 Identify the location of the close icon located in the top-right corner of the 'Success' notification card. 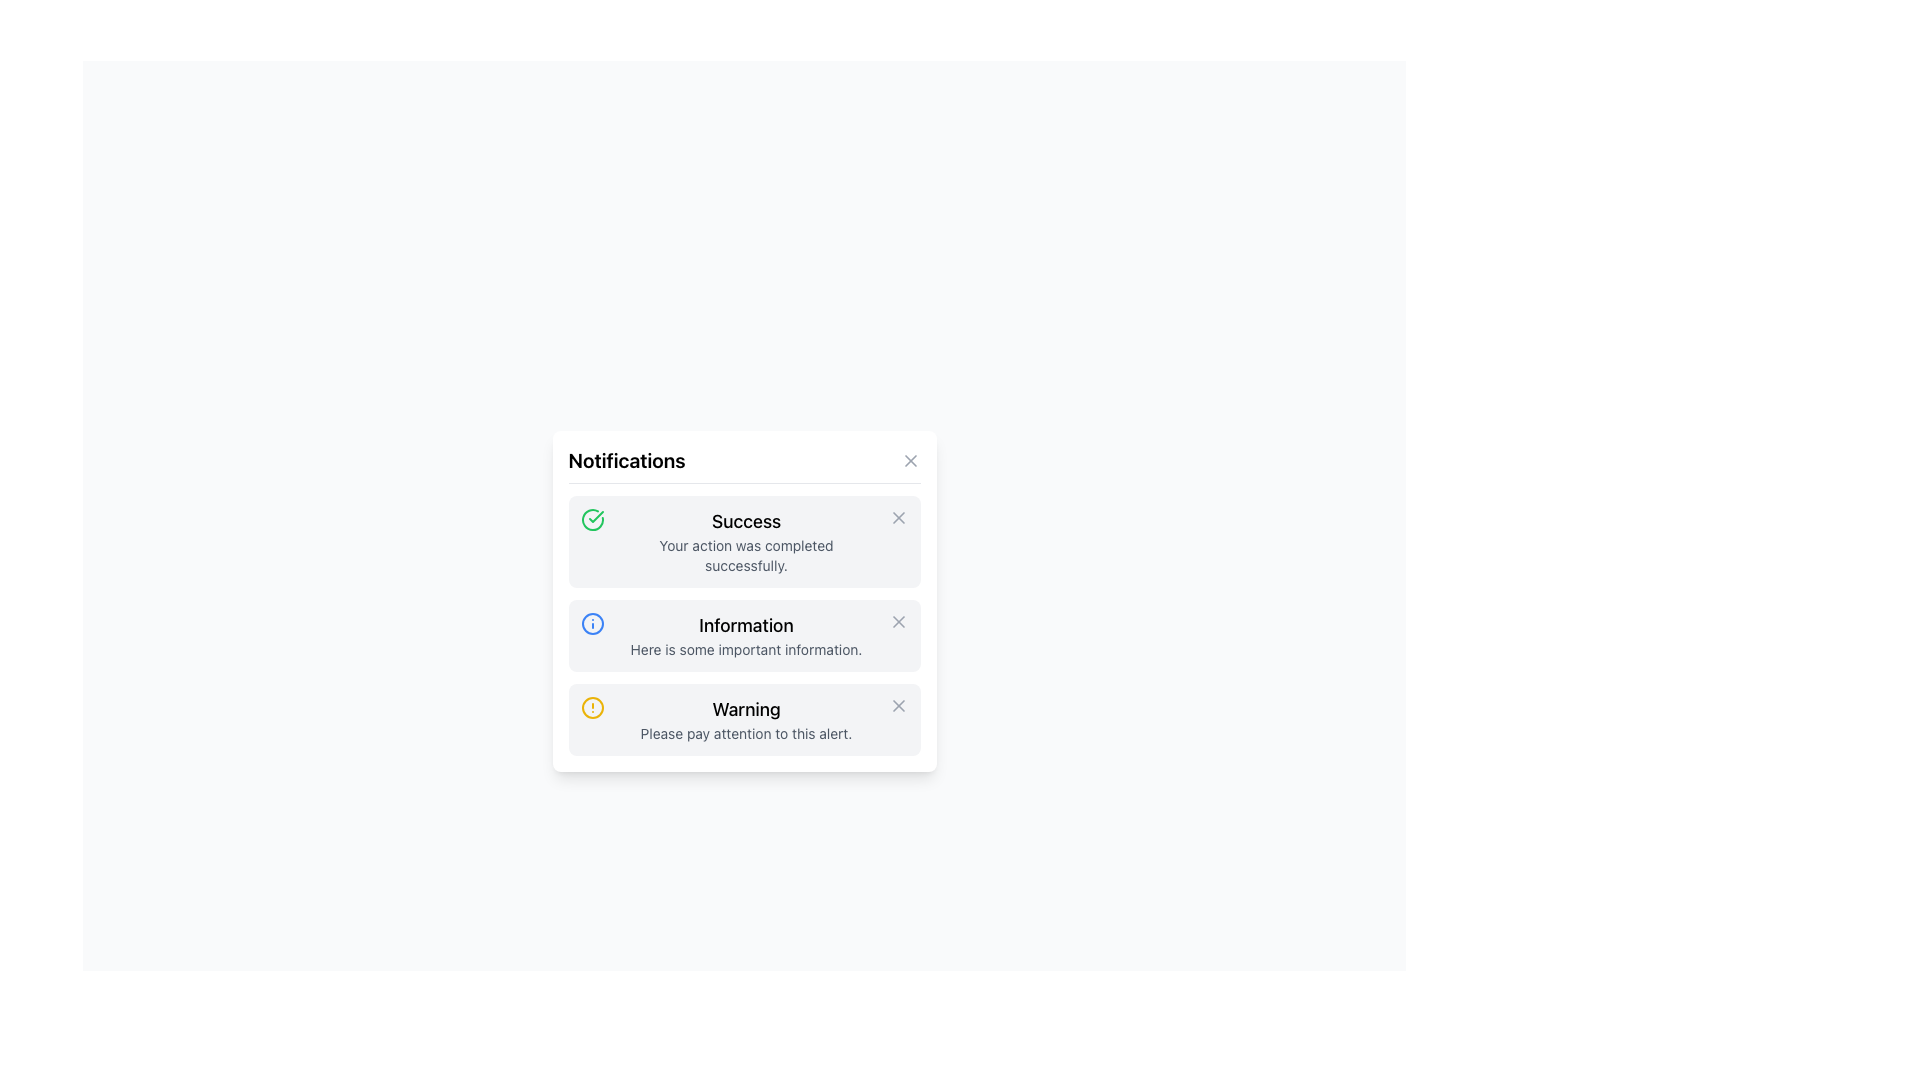
(897, 516).